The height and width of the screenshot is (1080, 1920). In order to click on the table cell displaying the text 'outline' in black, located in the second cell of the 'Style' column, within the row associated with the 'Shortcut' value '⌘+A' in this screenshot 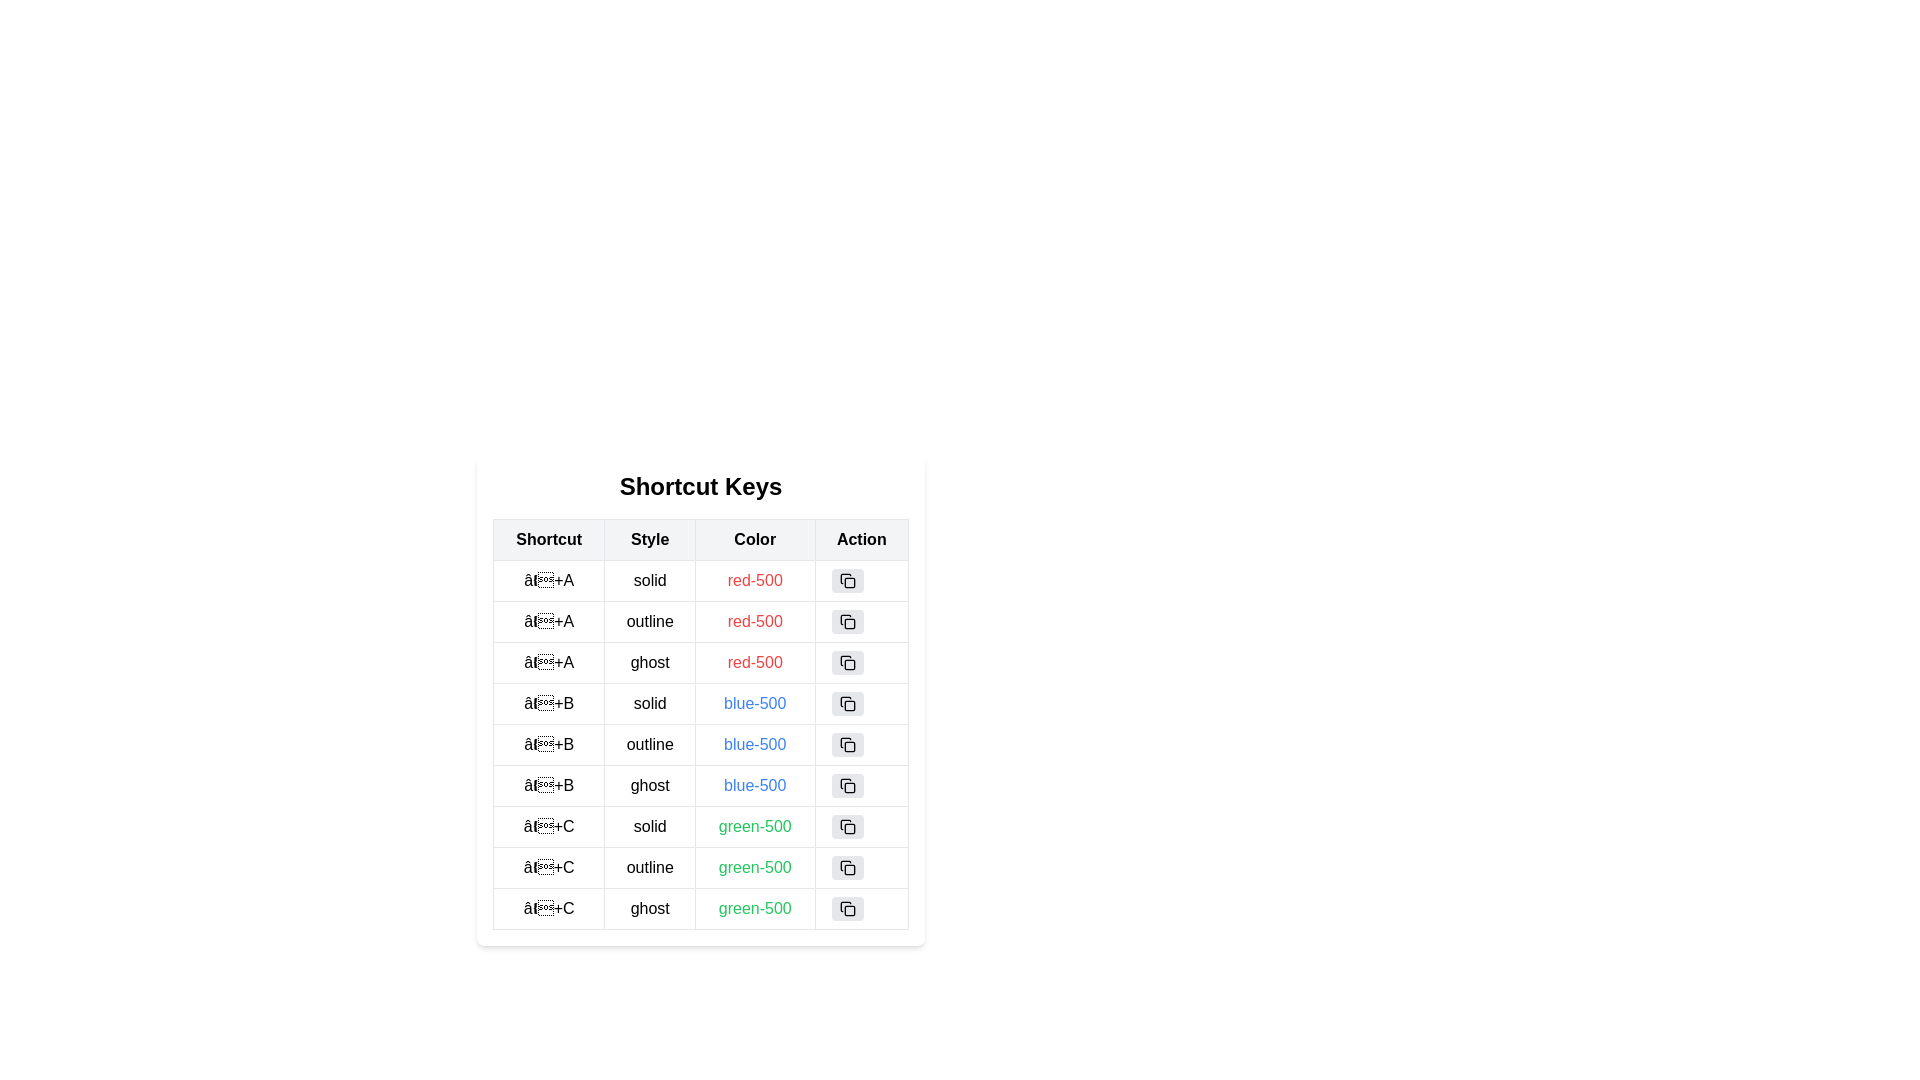, I will do `click(650, 620)`.